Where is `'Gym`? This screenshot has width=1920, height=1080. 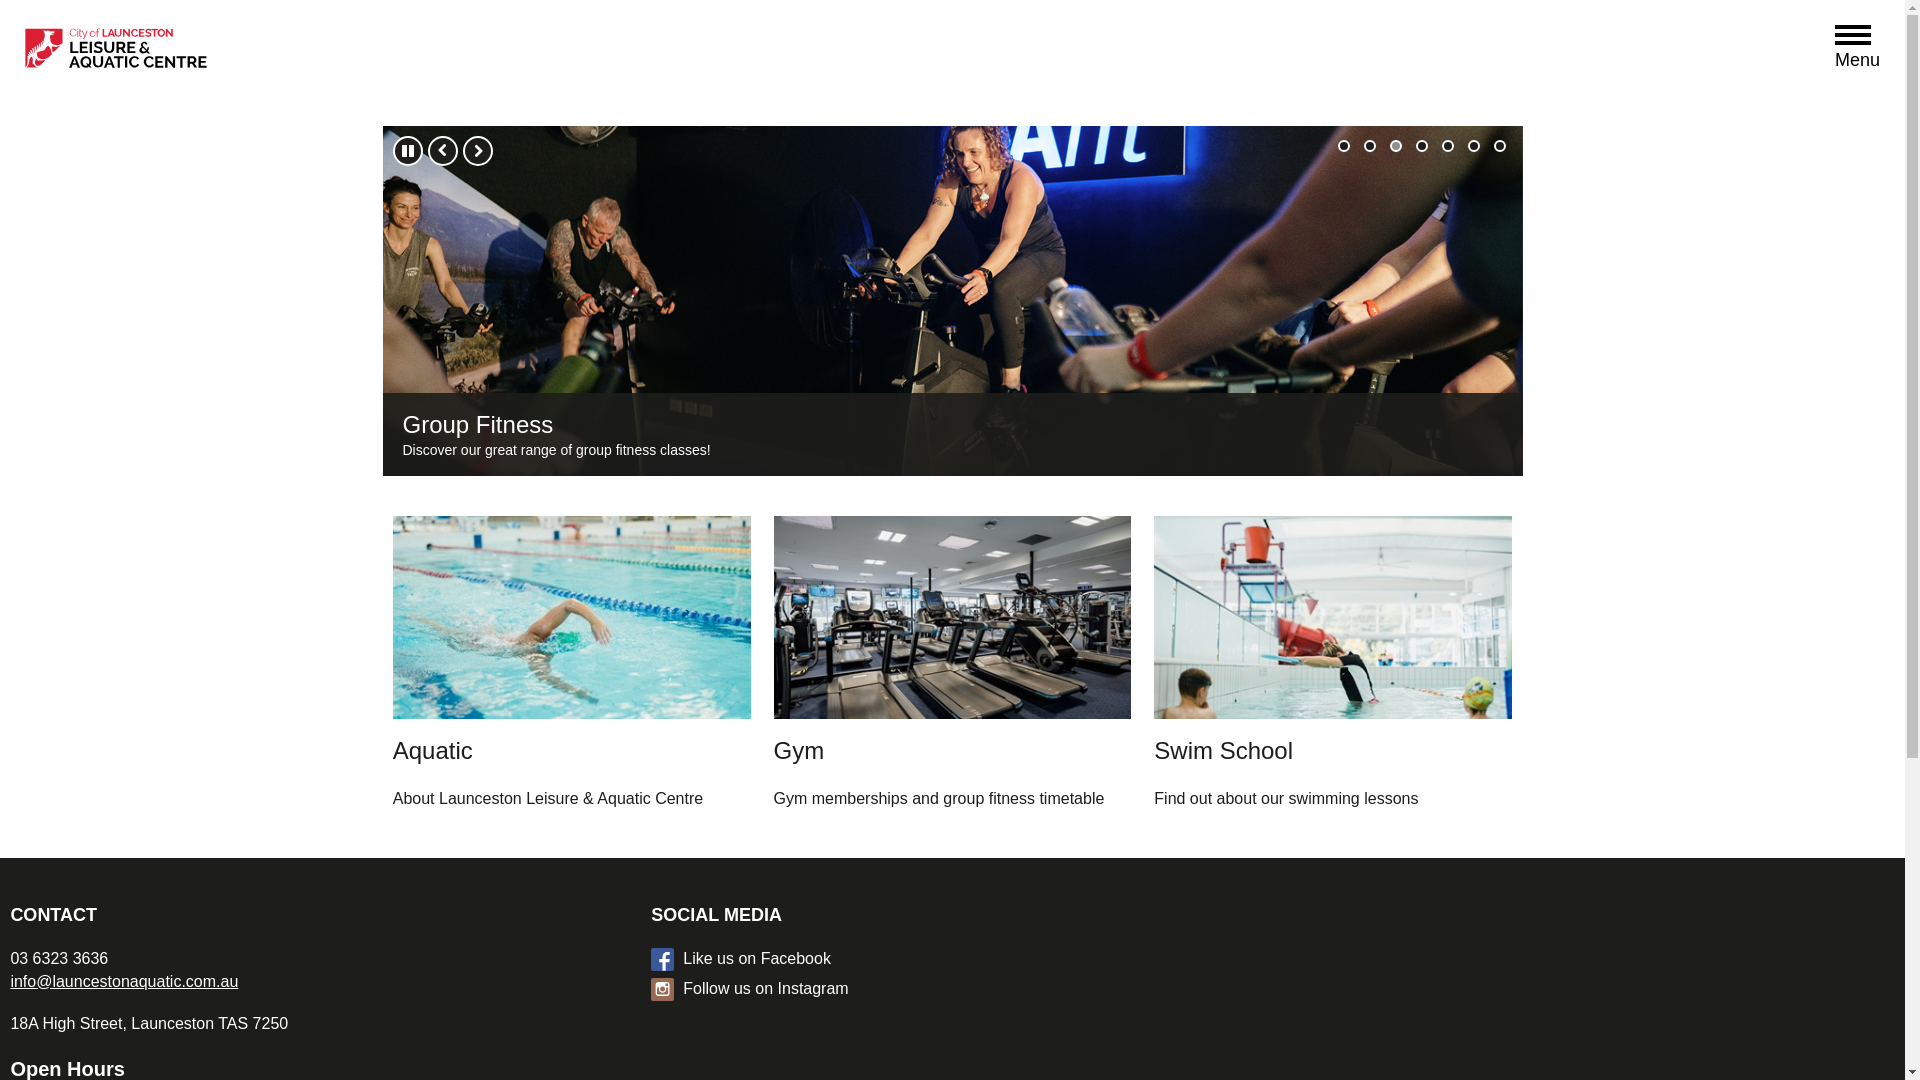 'Gym is located at coordinates (952, 667).